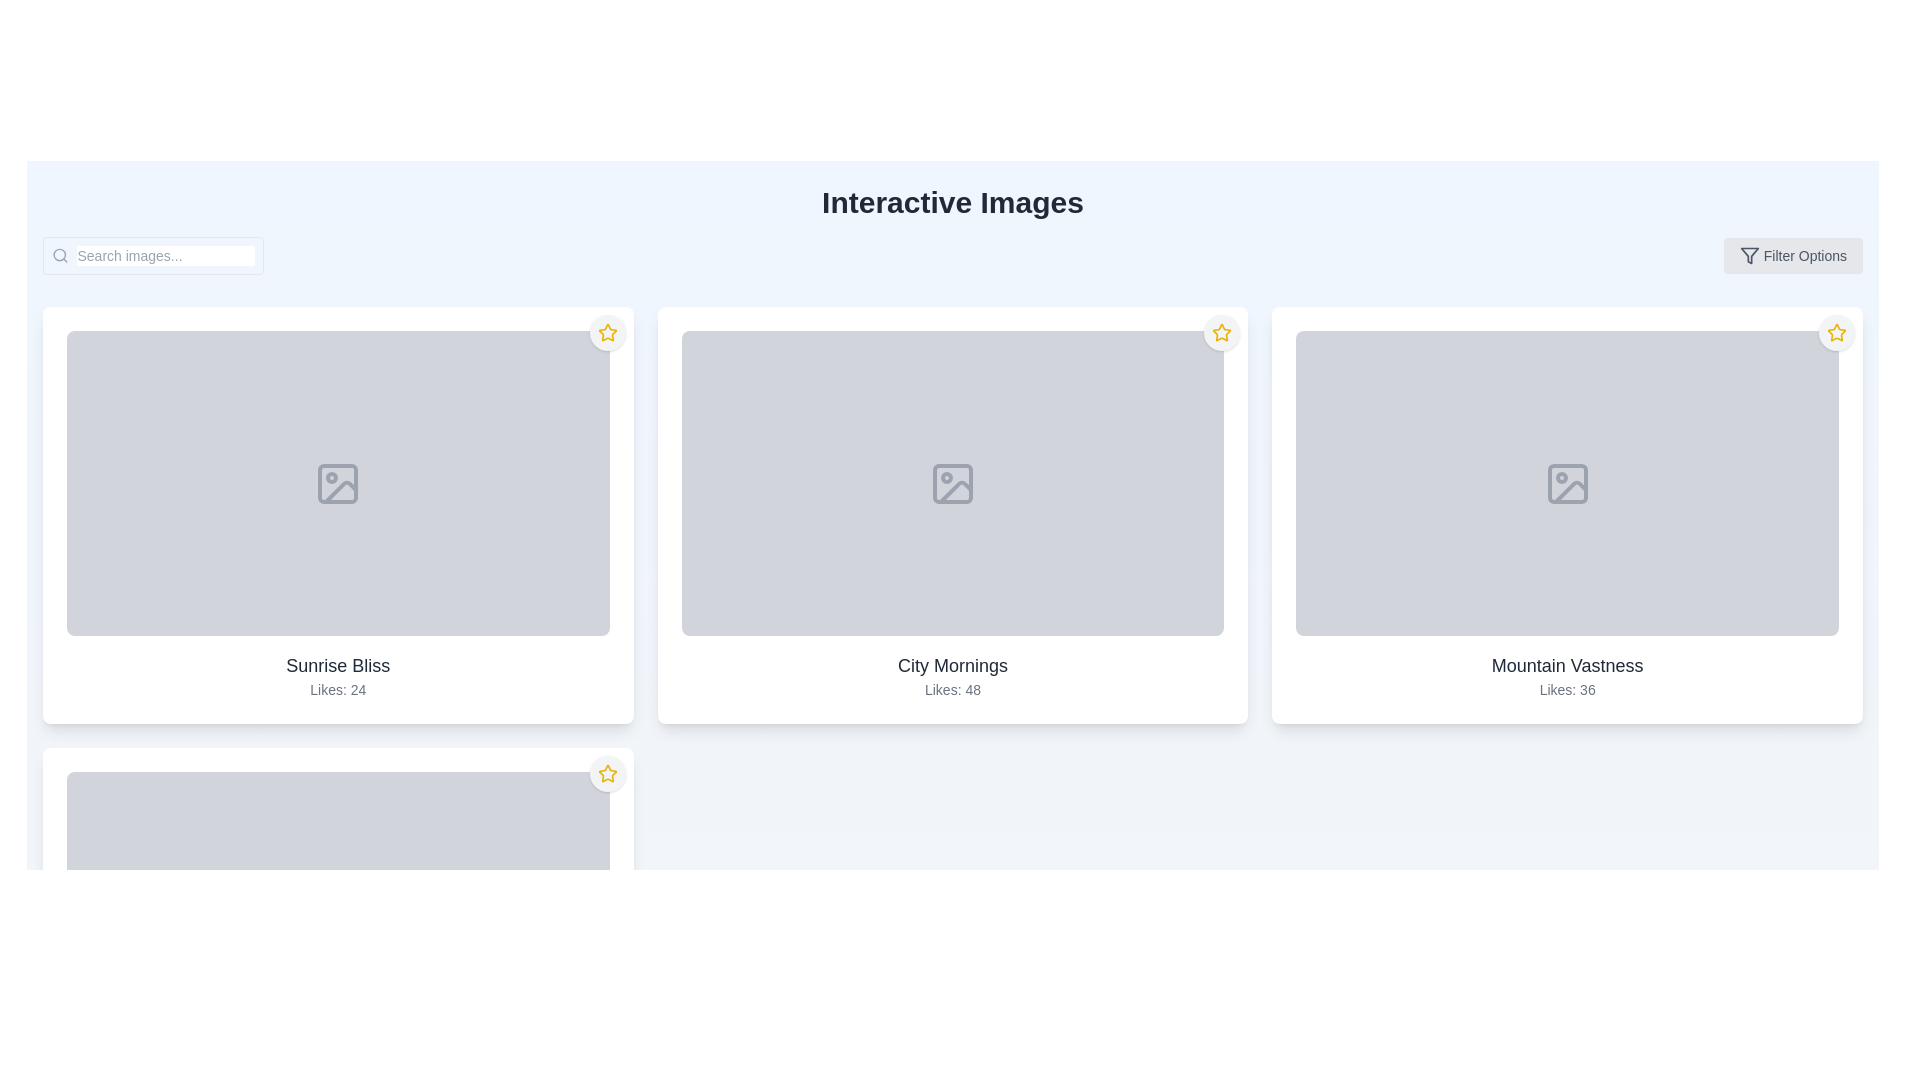 The image size is (1920, 1080). What do you see at coordinates (341, 491) in the screenshot?
I see `the placeholder icon representing a missing image in the top-left region of the first card in a three-card layout` at bounding box center [341, 491].